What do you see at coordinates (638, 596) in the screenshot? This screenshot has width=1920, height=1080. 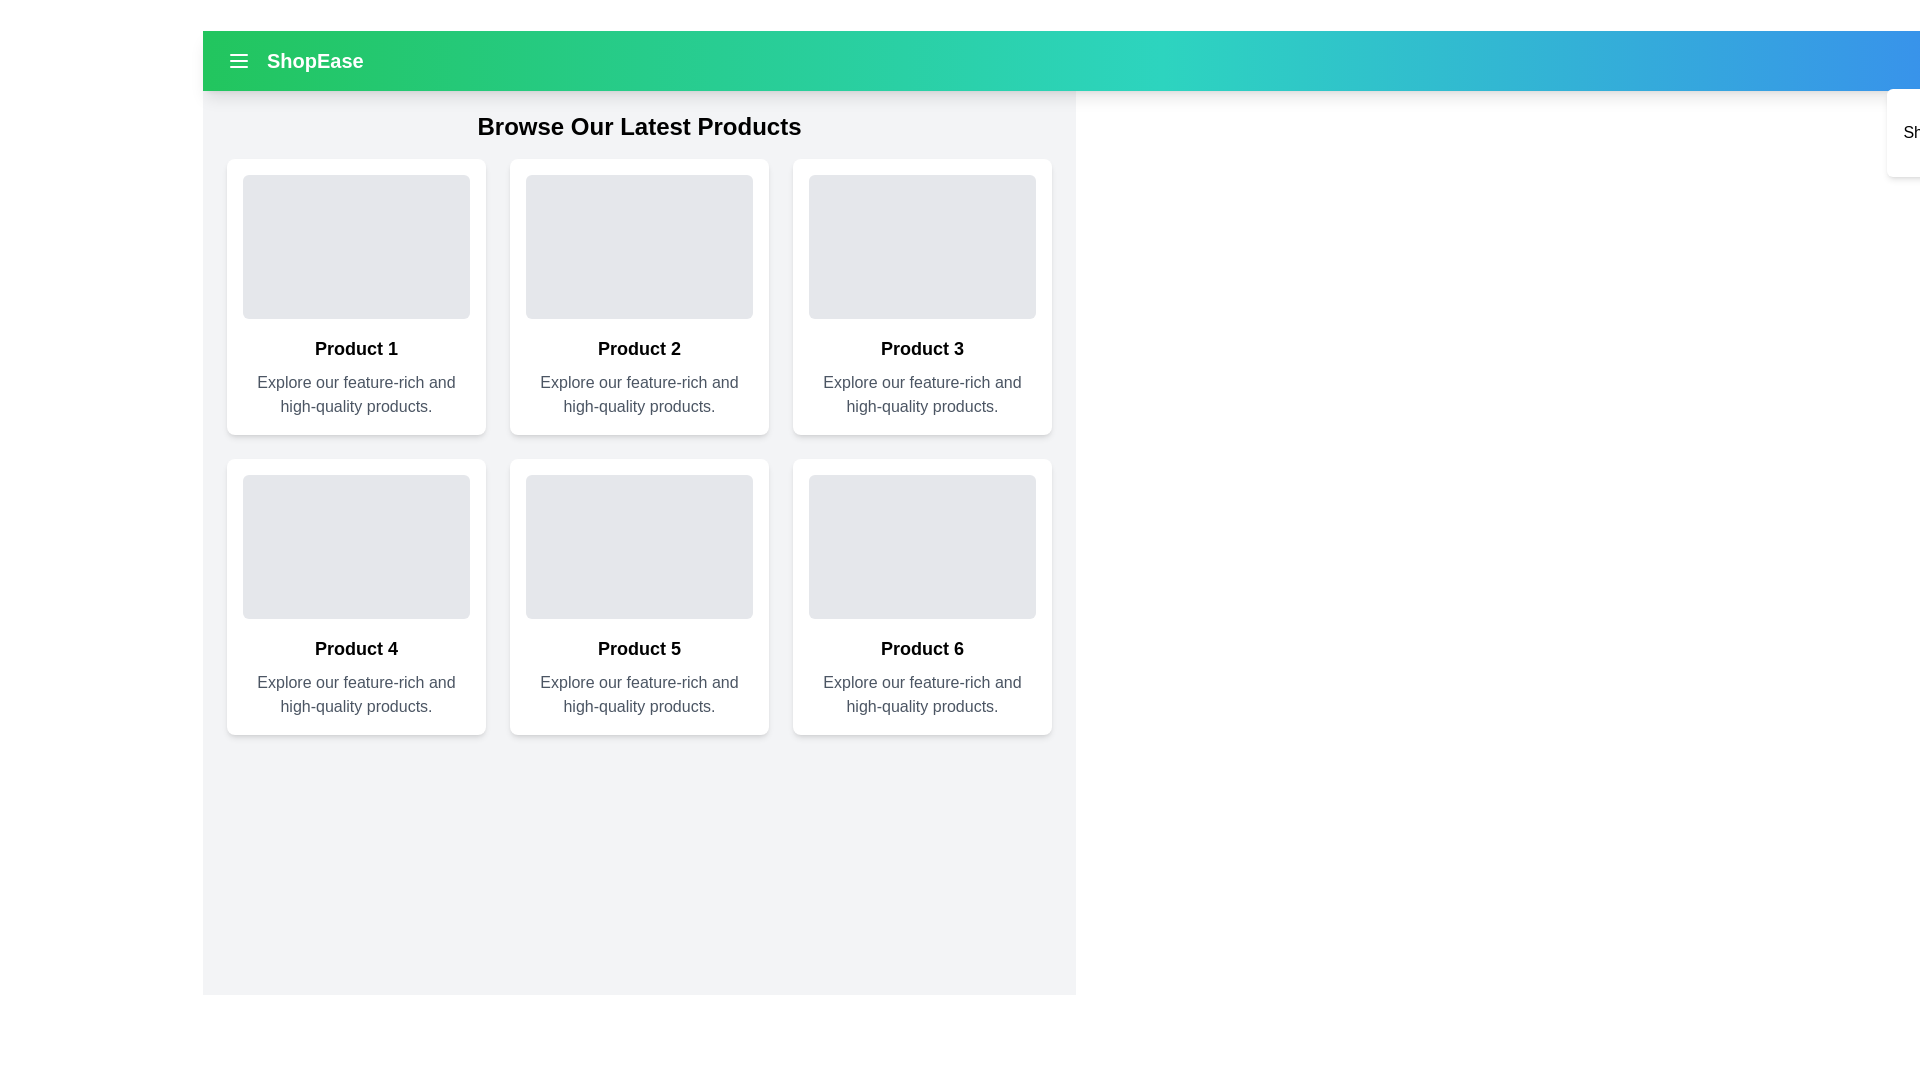 I see `the fifth product display card located` at bounding box center [638, 596].